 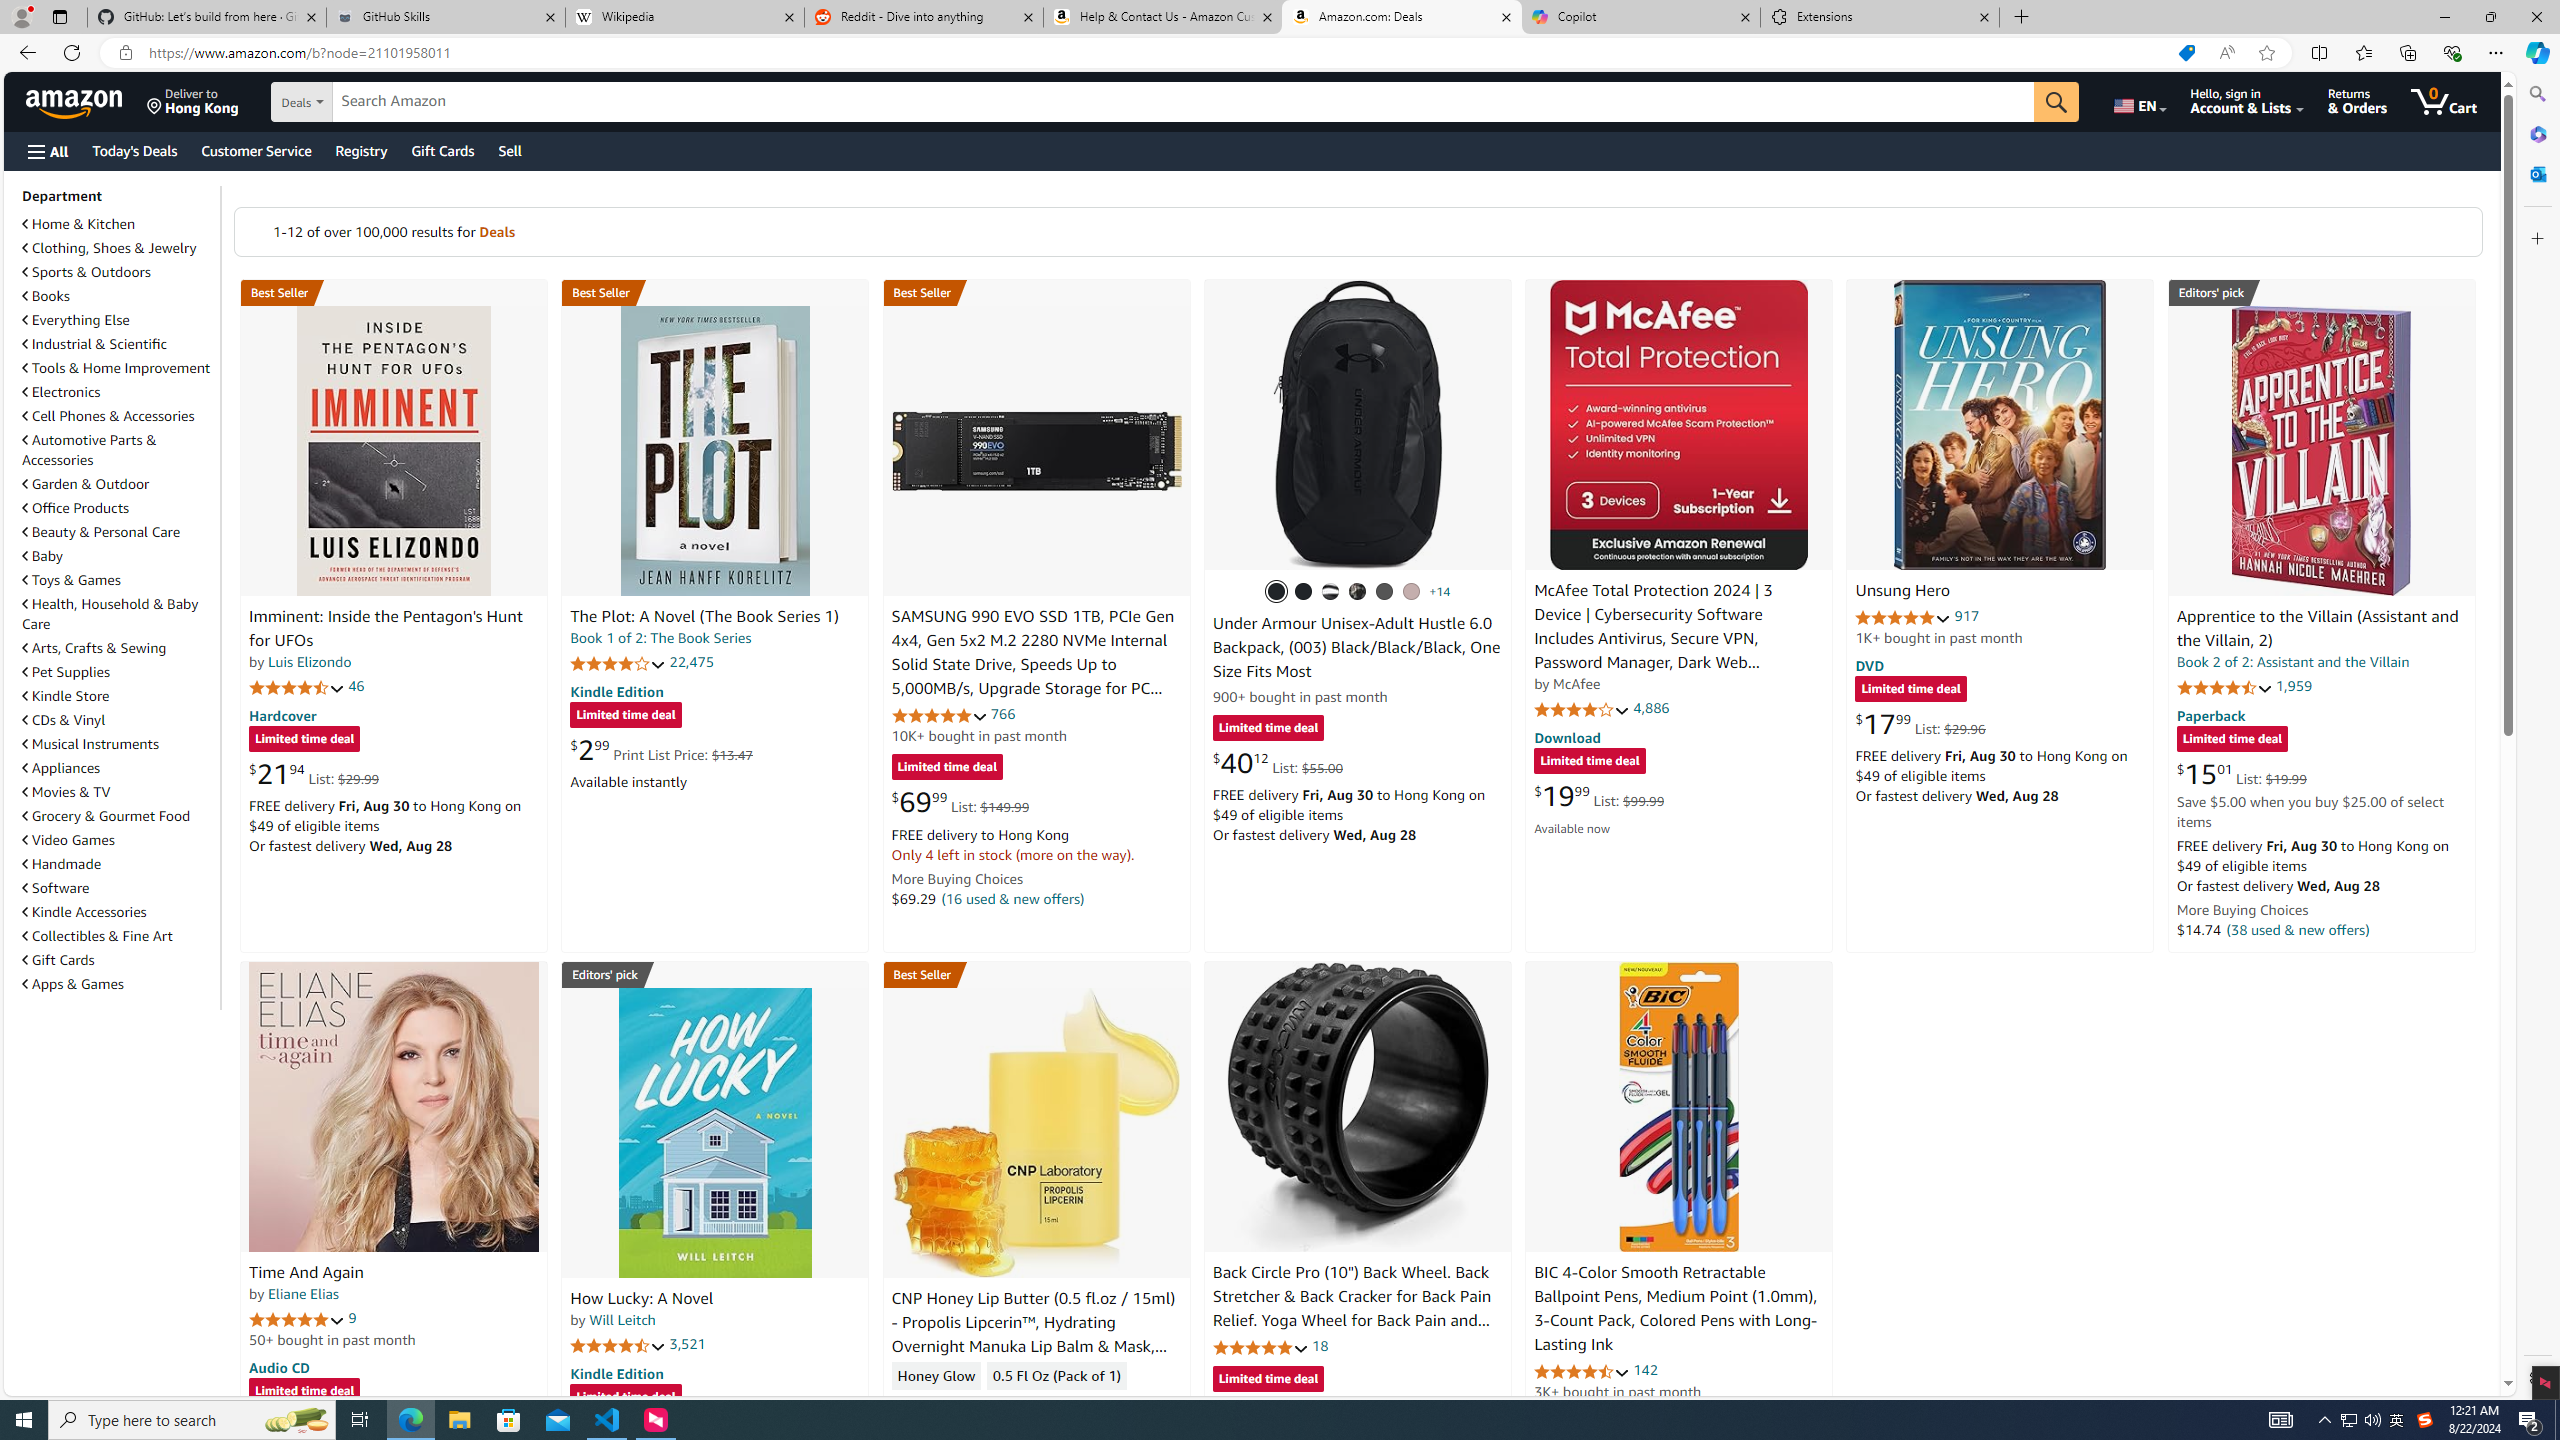 What do you see at coordinates (351, 1317) in the screenshot?
I see `'9'` at bounding box center [351, 1317].